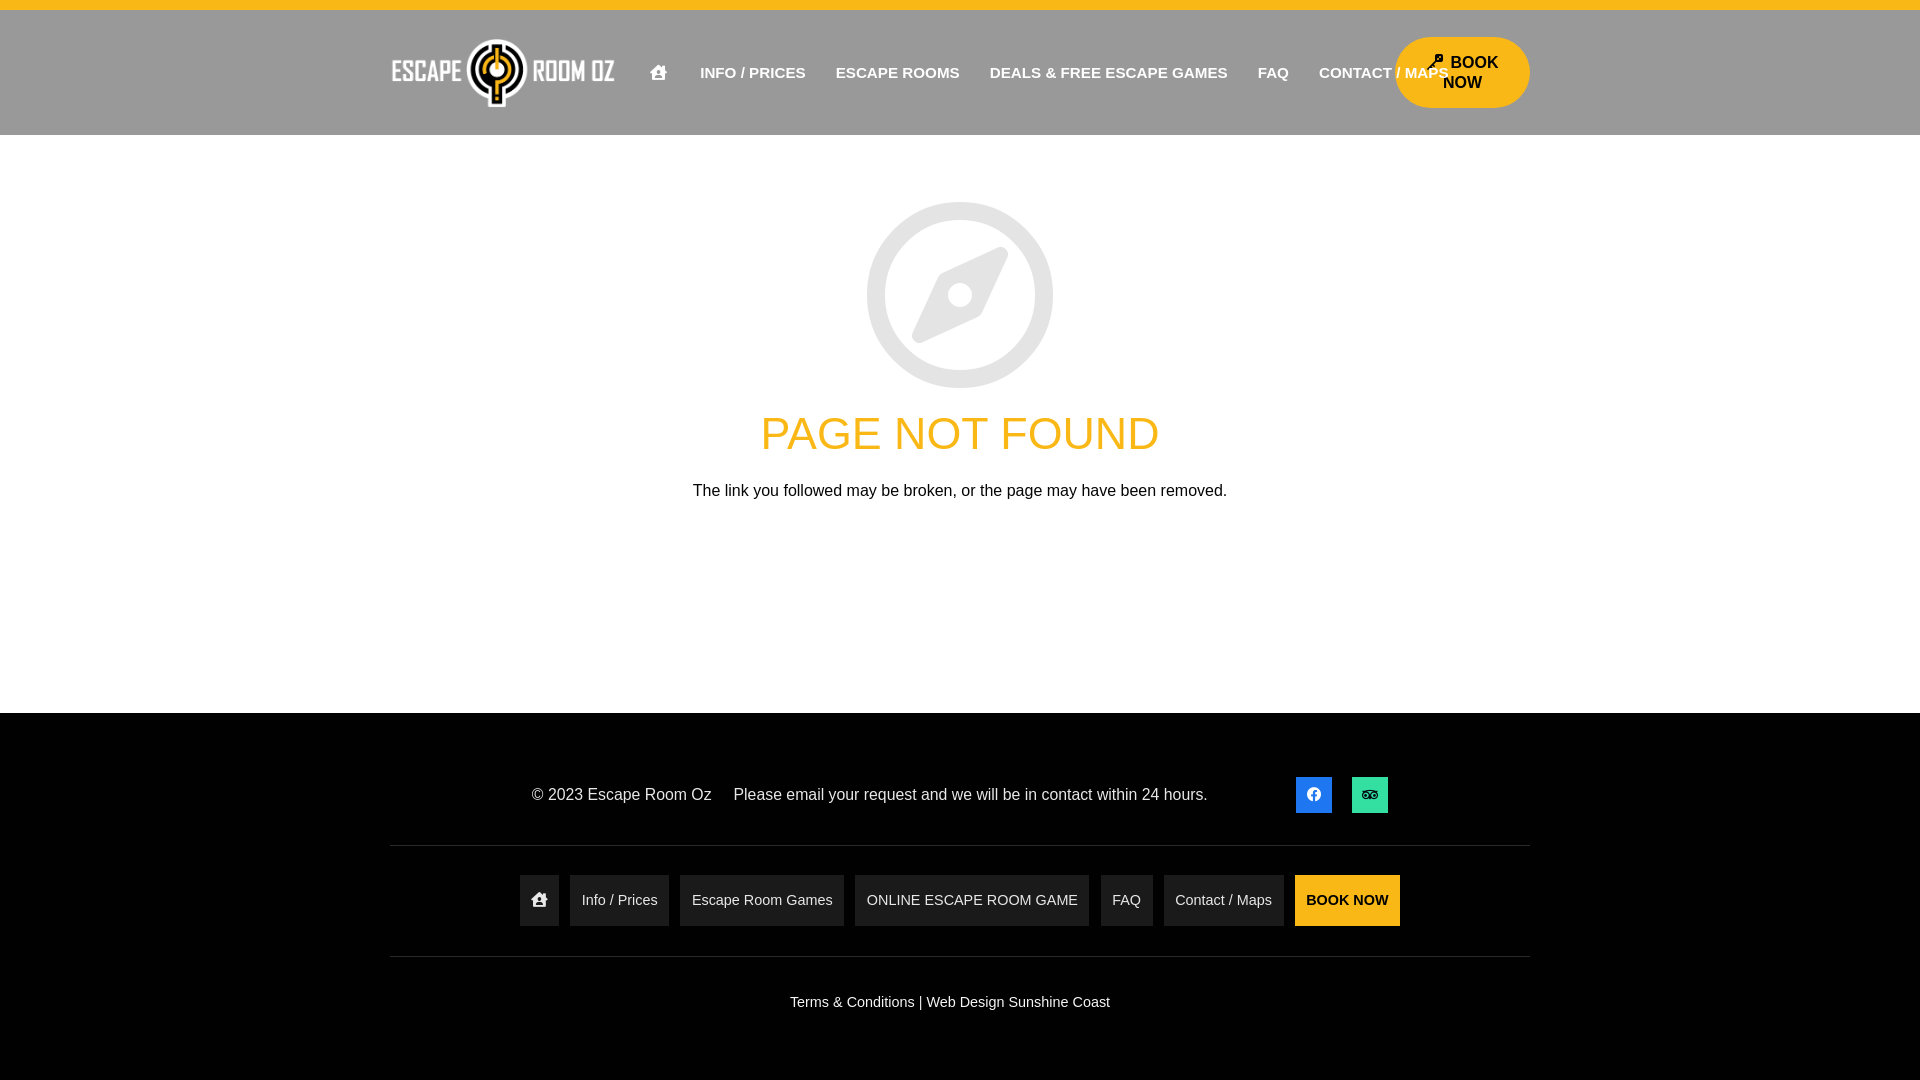 Image resolution: width=1920 pixels, height=1080 pixels. What do you see at coordinates (1223, 900) in the screenshot?
I see `'Contact / Maps'` at bounding box center [1223, 900].